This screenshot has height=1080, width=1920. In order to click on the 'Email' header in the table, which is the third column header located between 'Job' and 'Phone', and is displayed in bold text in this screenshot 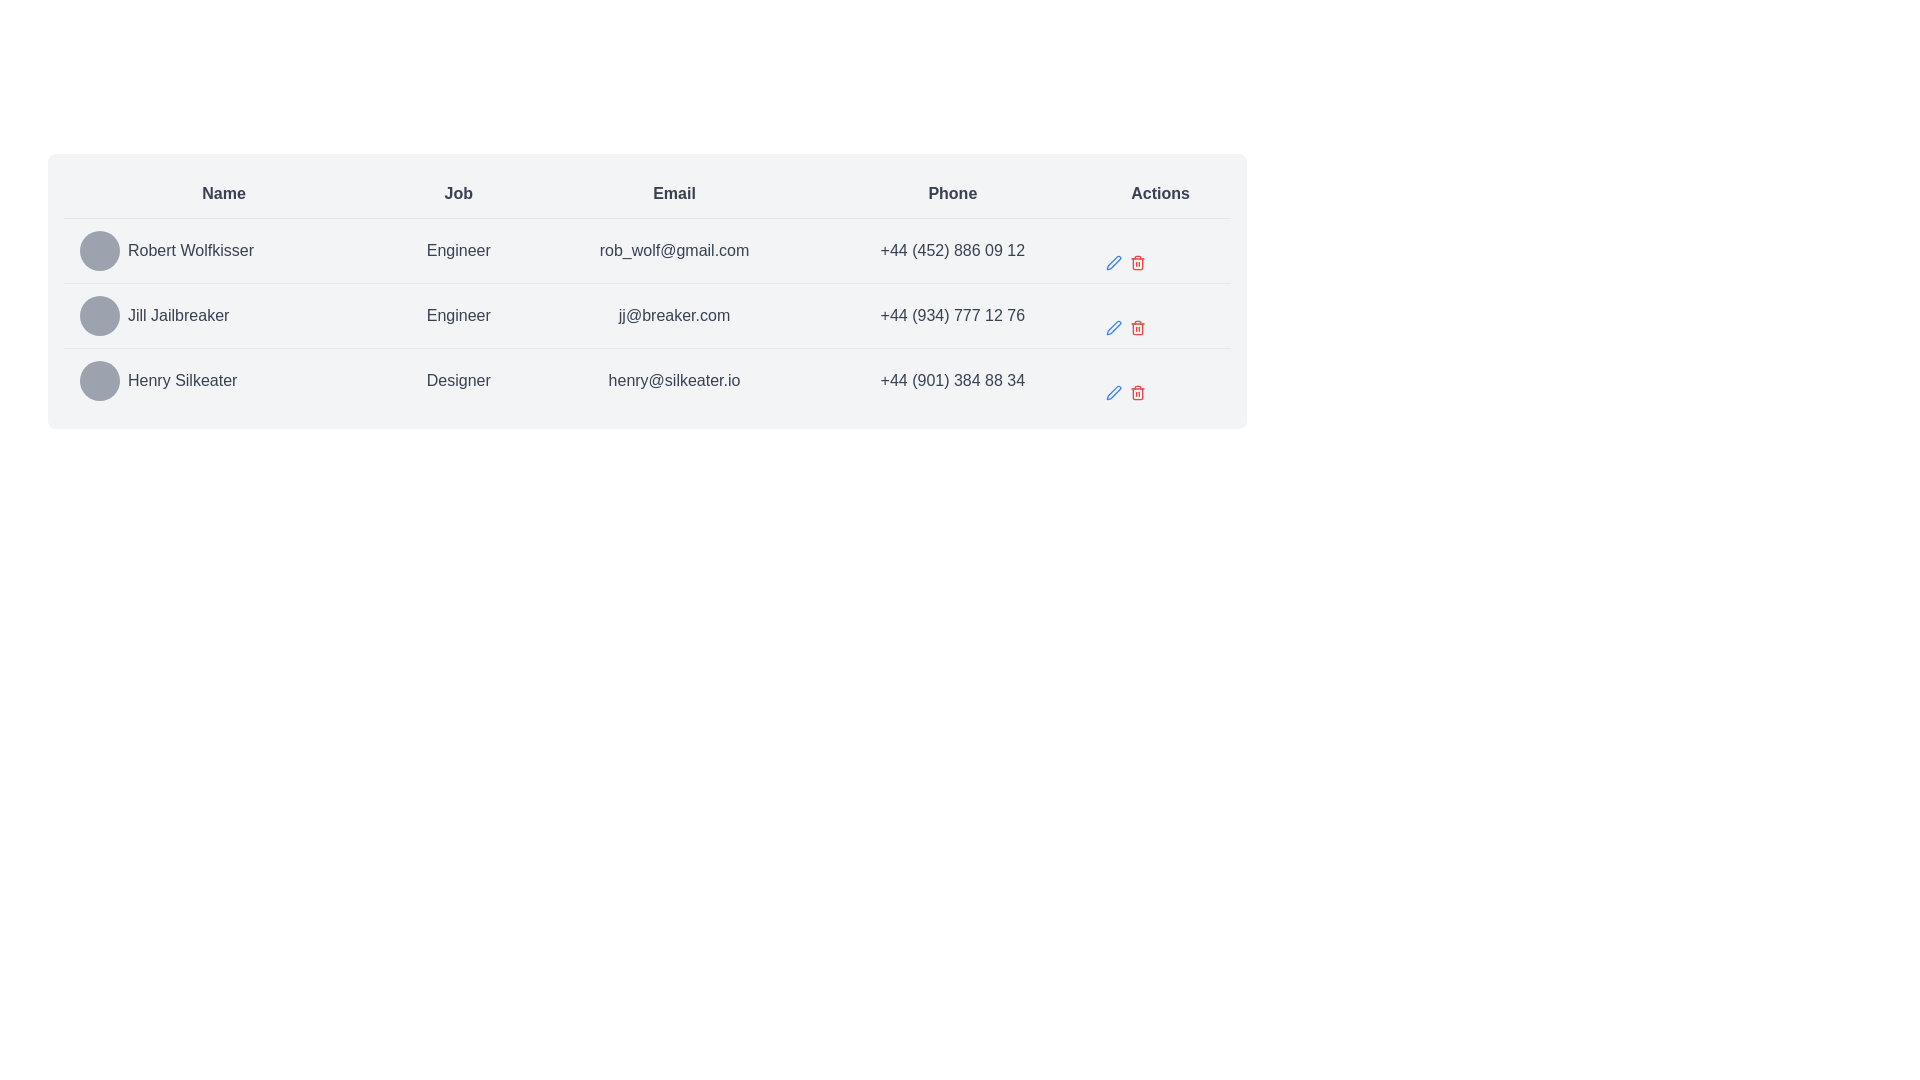, I will do `click(674, 194)`.